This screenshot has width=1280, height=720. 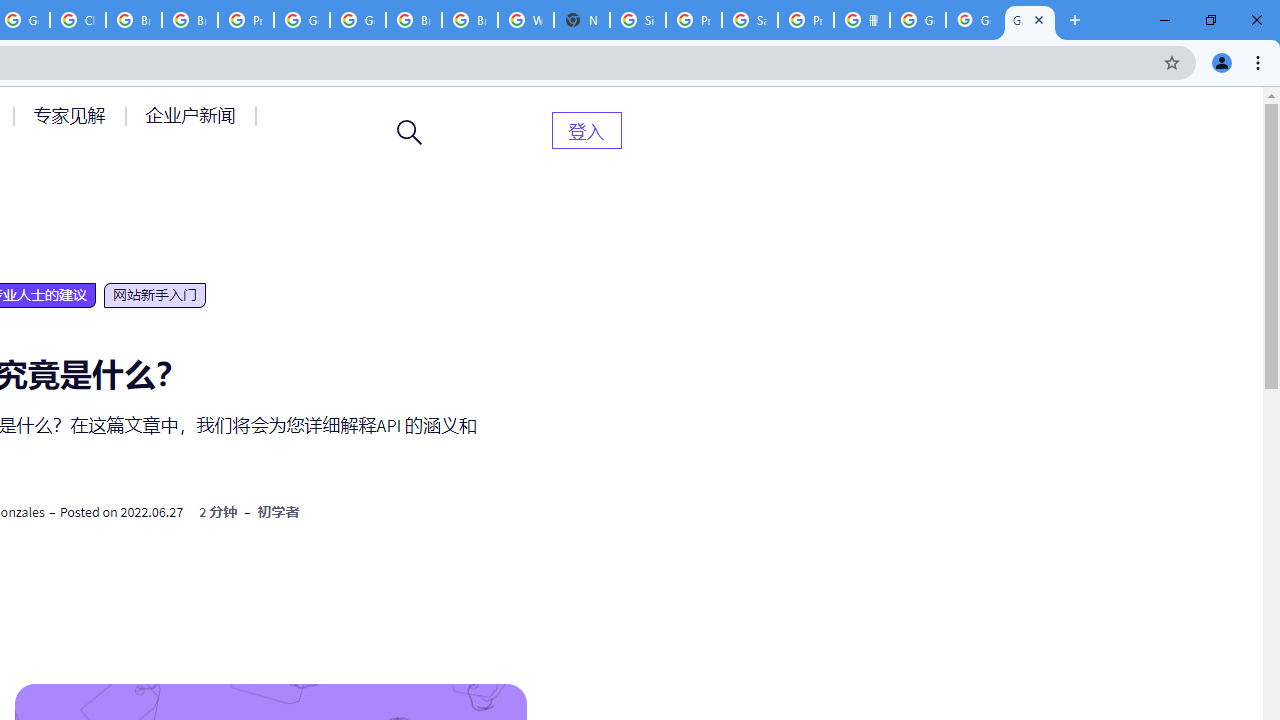 What do you see at coordinates (409, 132) in the screenshot?
I see `'Open search form'` at bounding box center [409, 132].